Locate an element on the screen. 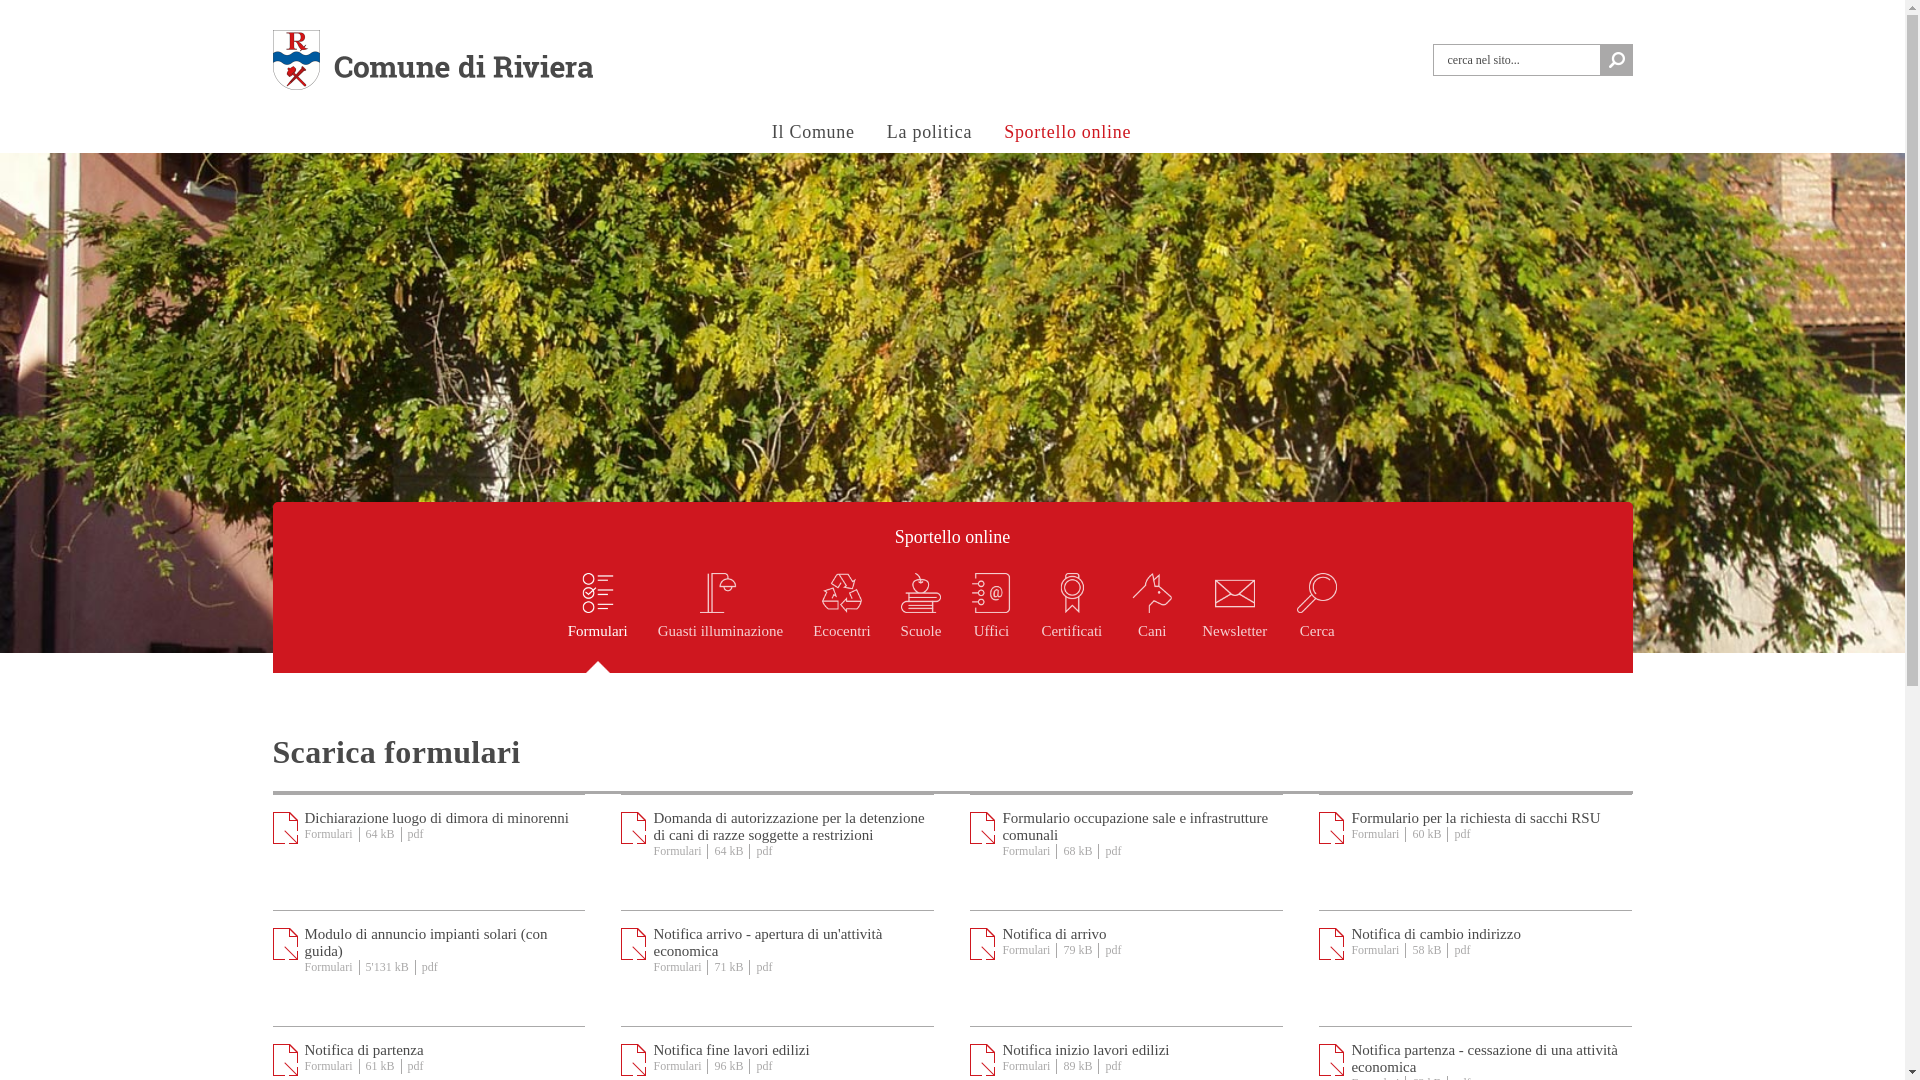 Image resolution: width=1920 pixels, height=1080 pixels. 'Sportello online' is located at coordinates (950, 536).